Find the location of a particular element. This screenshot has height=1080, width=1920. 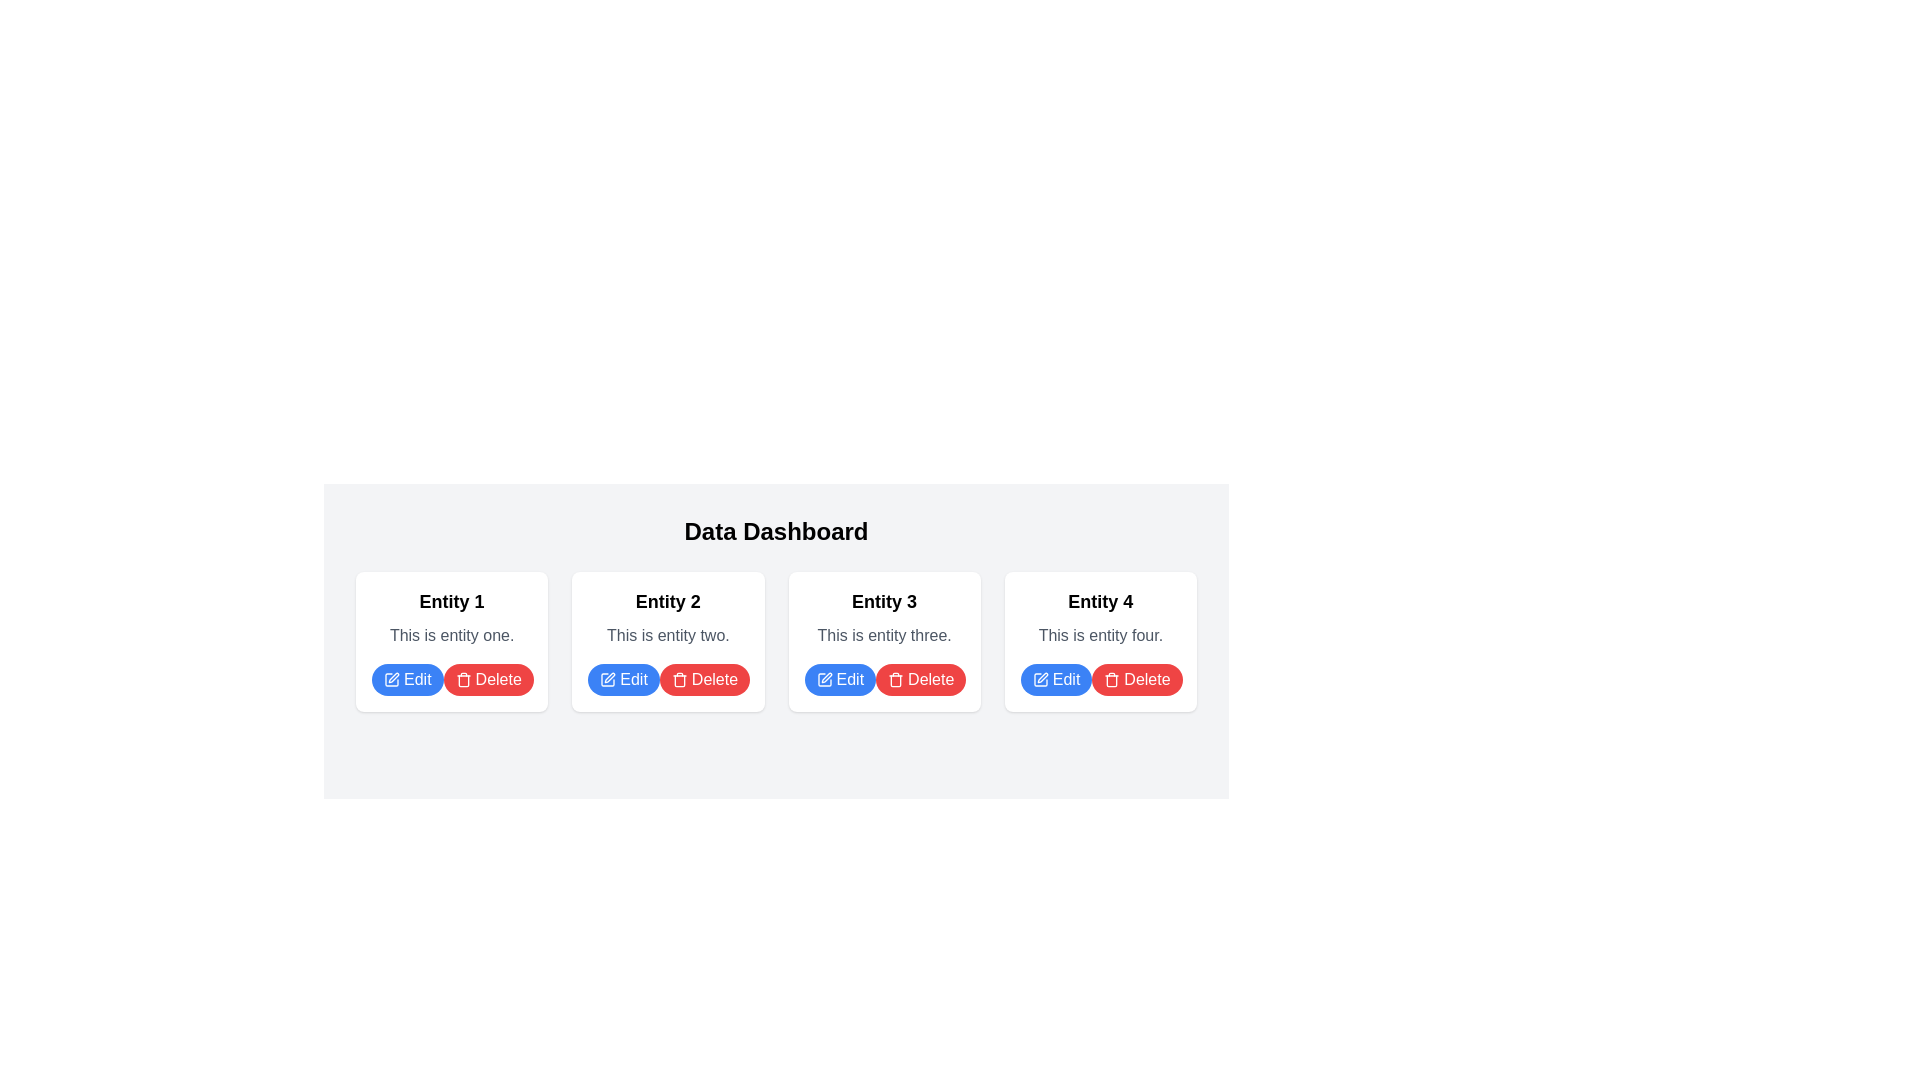

the 'Edit' button located within the fourth card labeled 'Entity 4' in the 'Data Dashboard', which features a square icon with rounded edges and a pen inside it is located at coordinates (1040, 678).